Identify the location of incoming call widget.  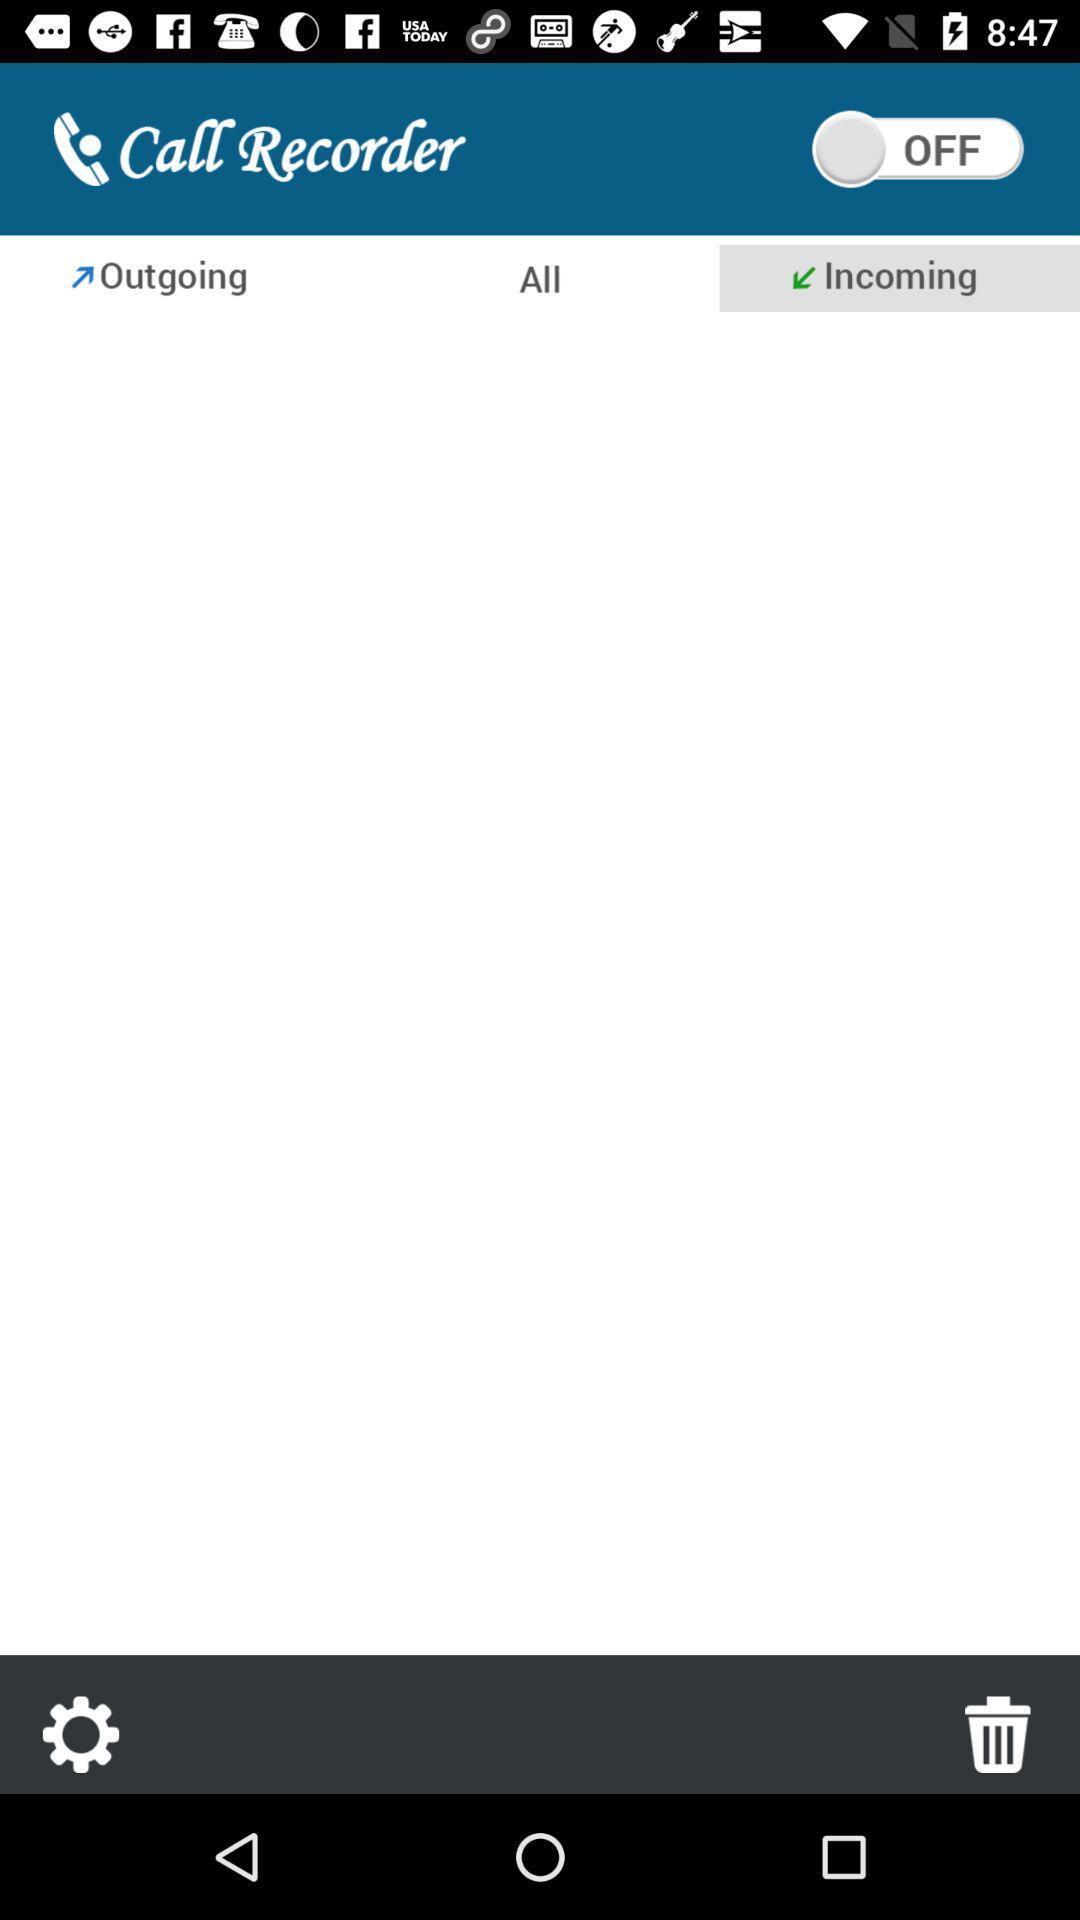
(898, 277).